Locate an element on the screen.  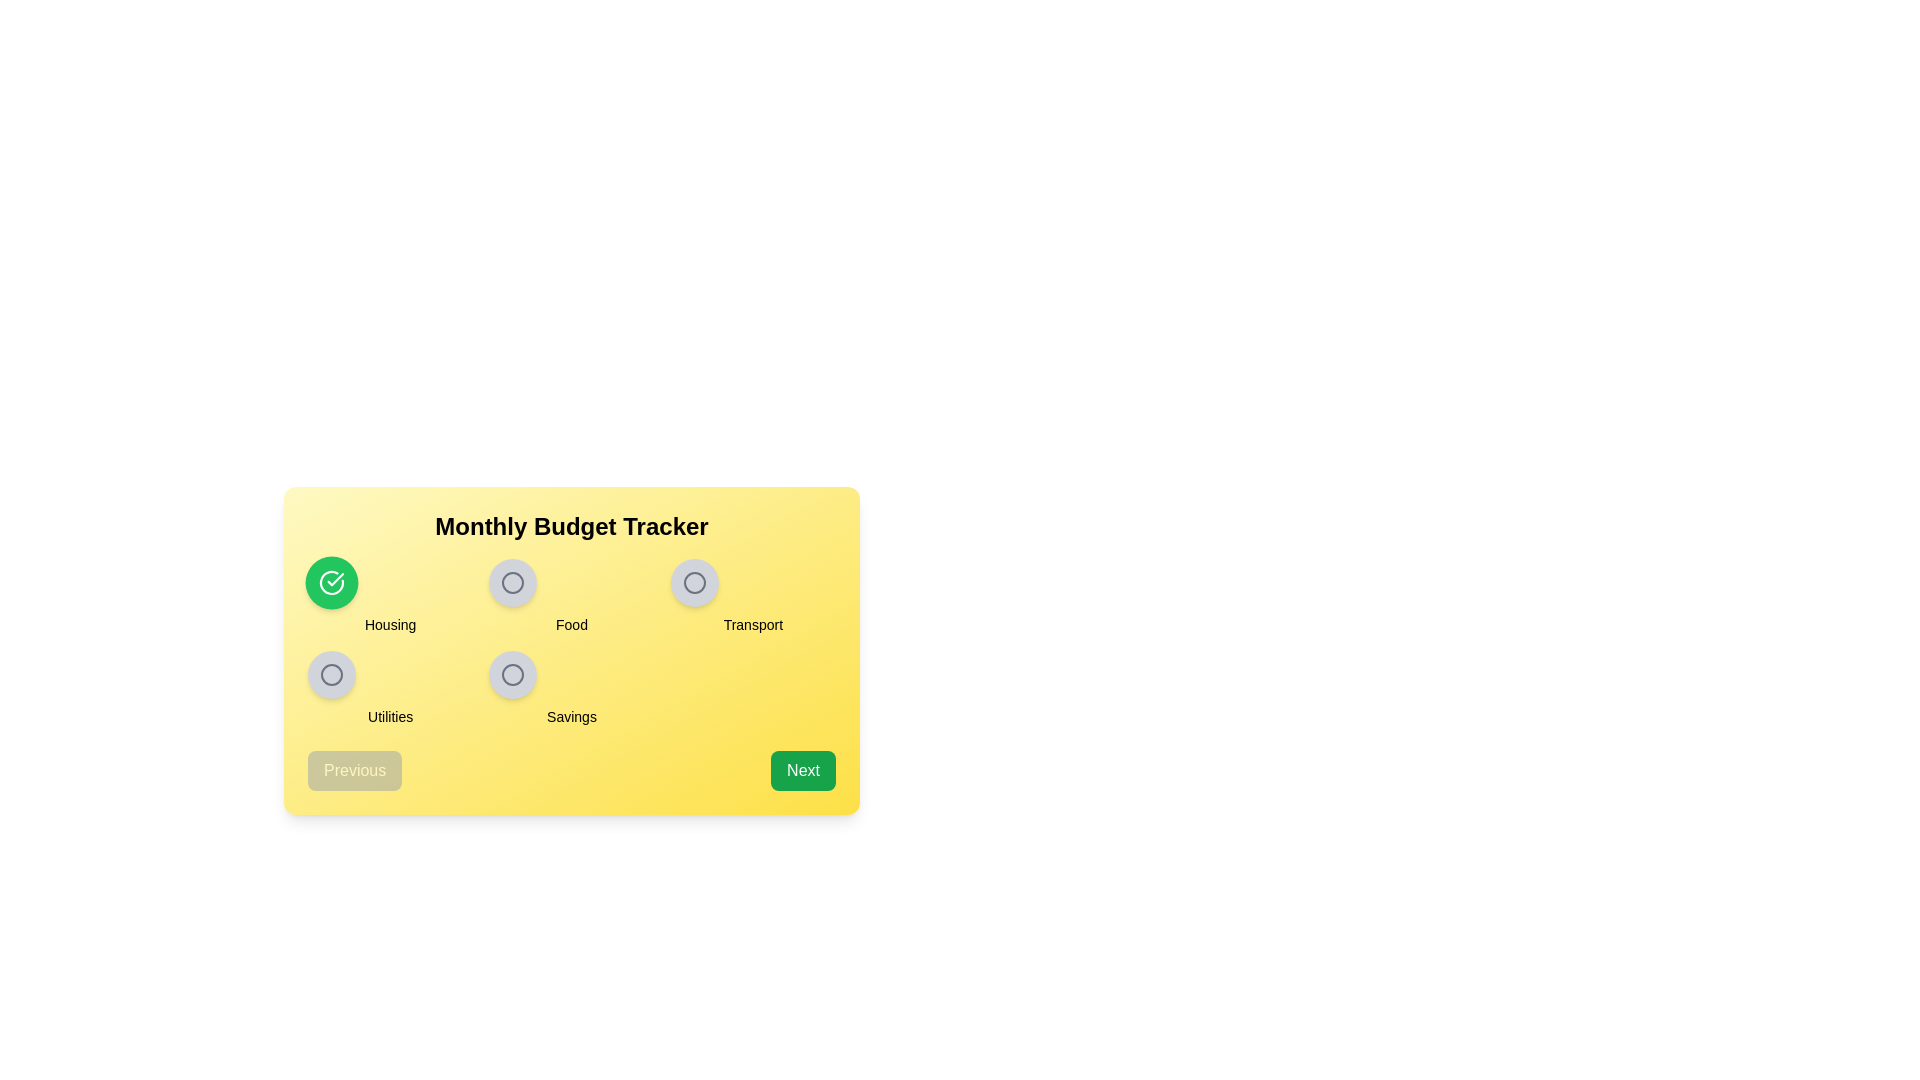
the interactive button representing the 'Food' category in the grid layout of the 'Monthly Budget Tracker' to potentially view additional details is located at coordinates (570, 643).